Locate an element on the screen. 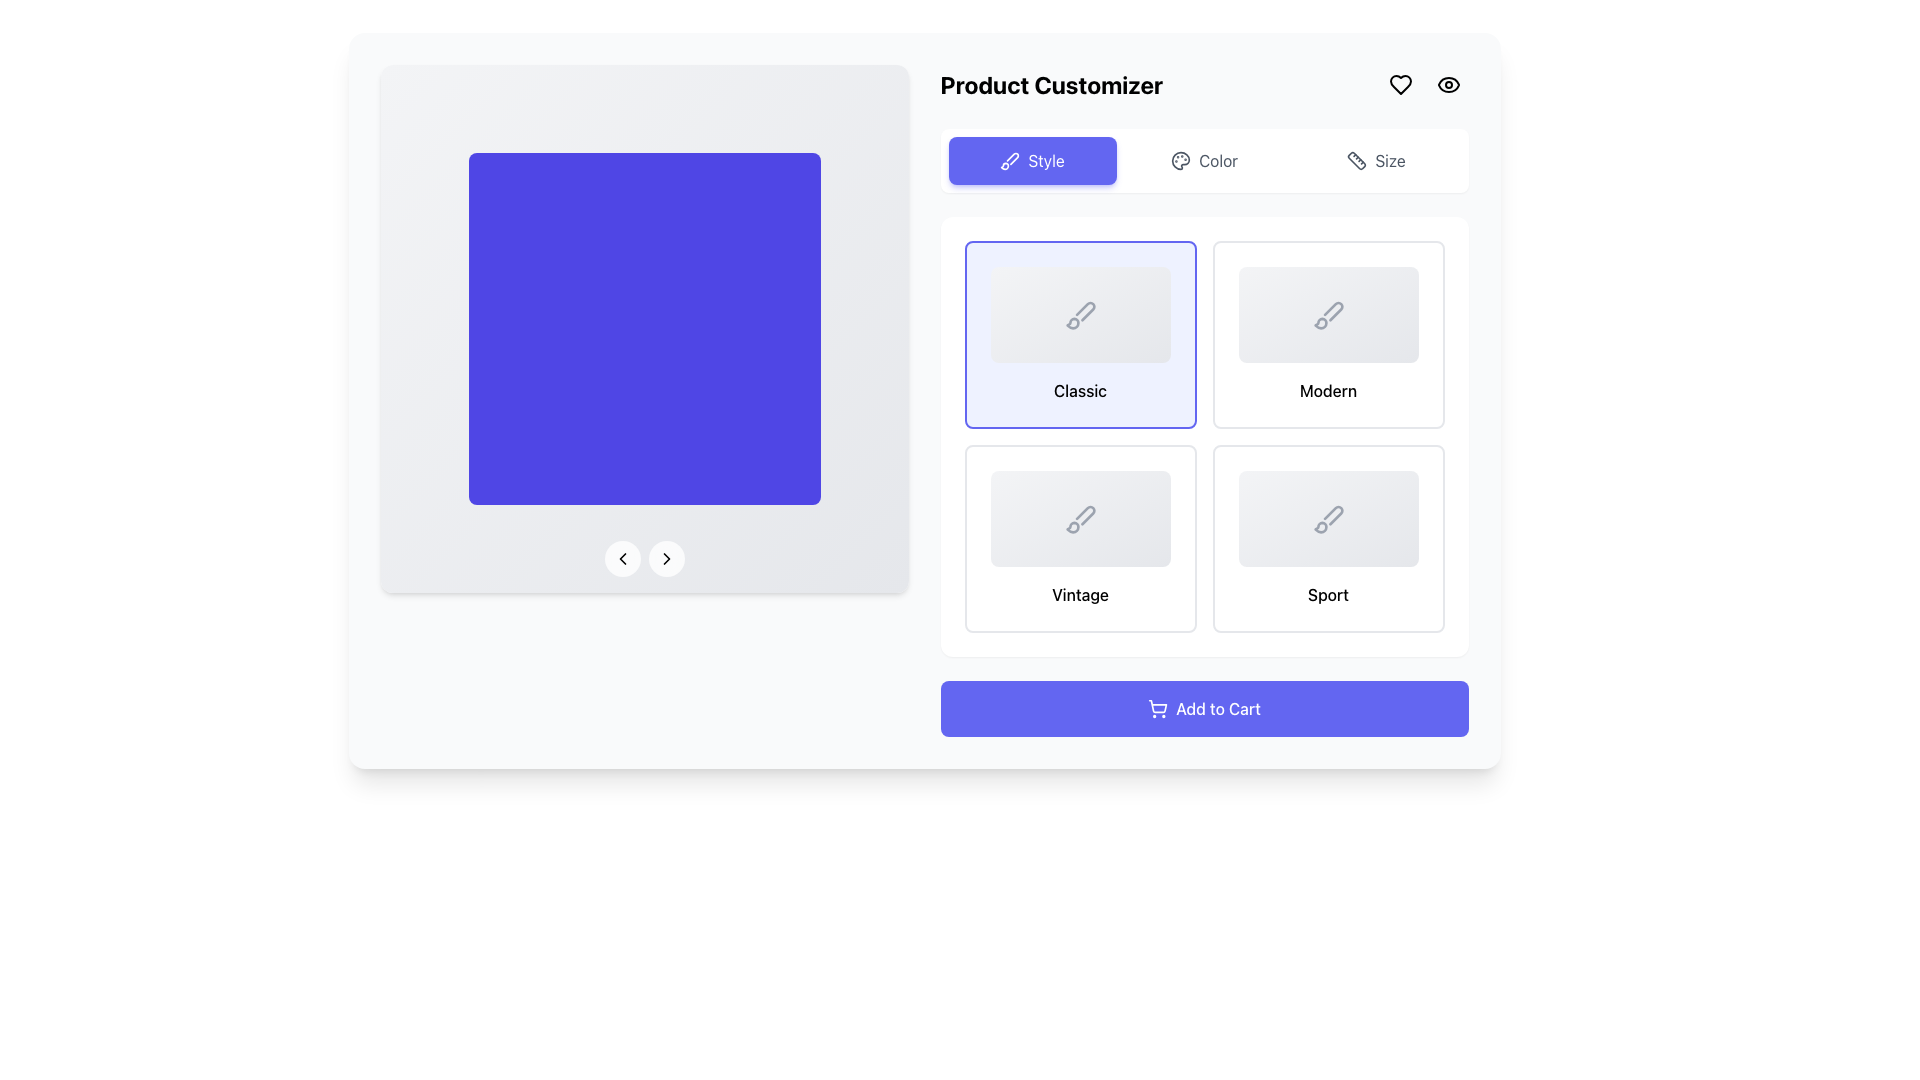 This screenshot has width=1920, height=1080. the call-to-action button at the bottom of the product customization section is located at coordinates (1203, 708).